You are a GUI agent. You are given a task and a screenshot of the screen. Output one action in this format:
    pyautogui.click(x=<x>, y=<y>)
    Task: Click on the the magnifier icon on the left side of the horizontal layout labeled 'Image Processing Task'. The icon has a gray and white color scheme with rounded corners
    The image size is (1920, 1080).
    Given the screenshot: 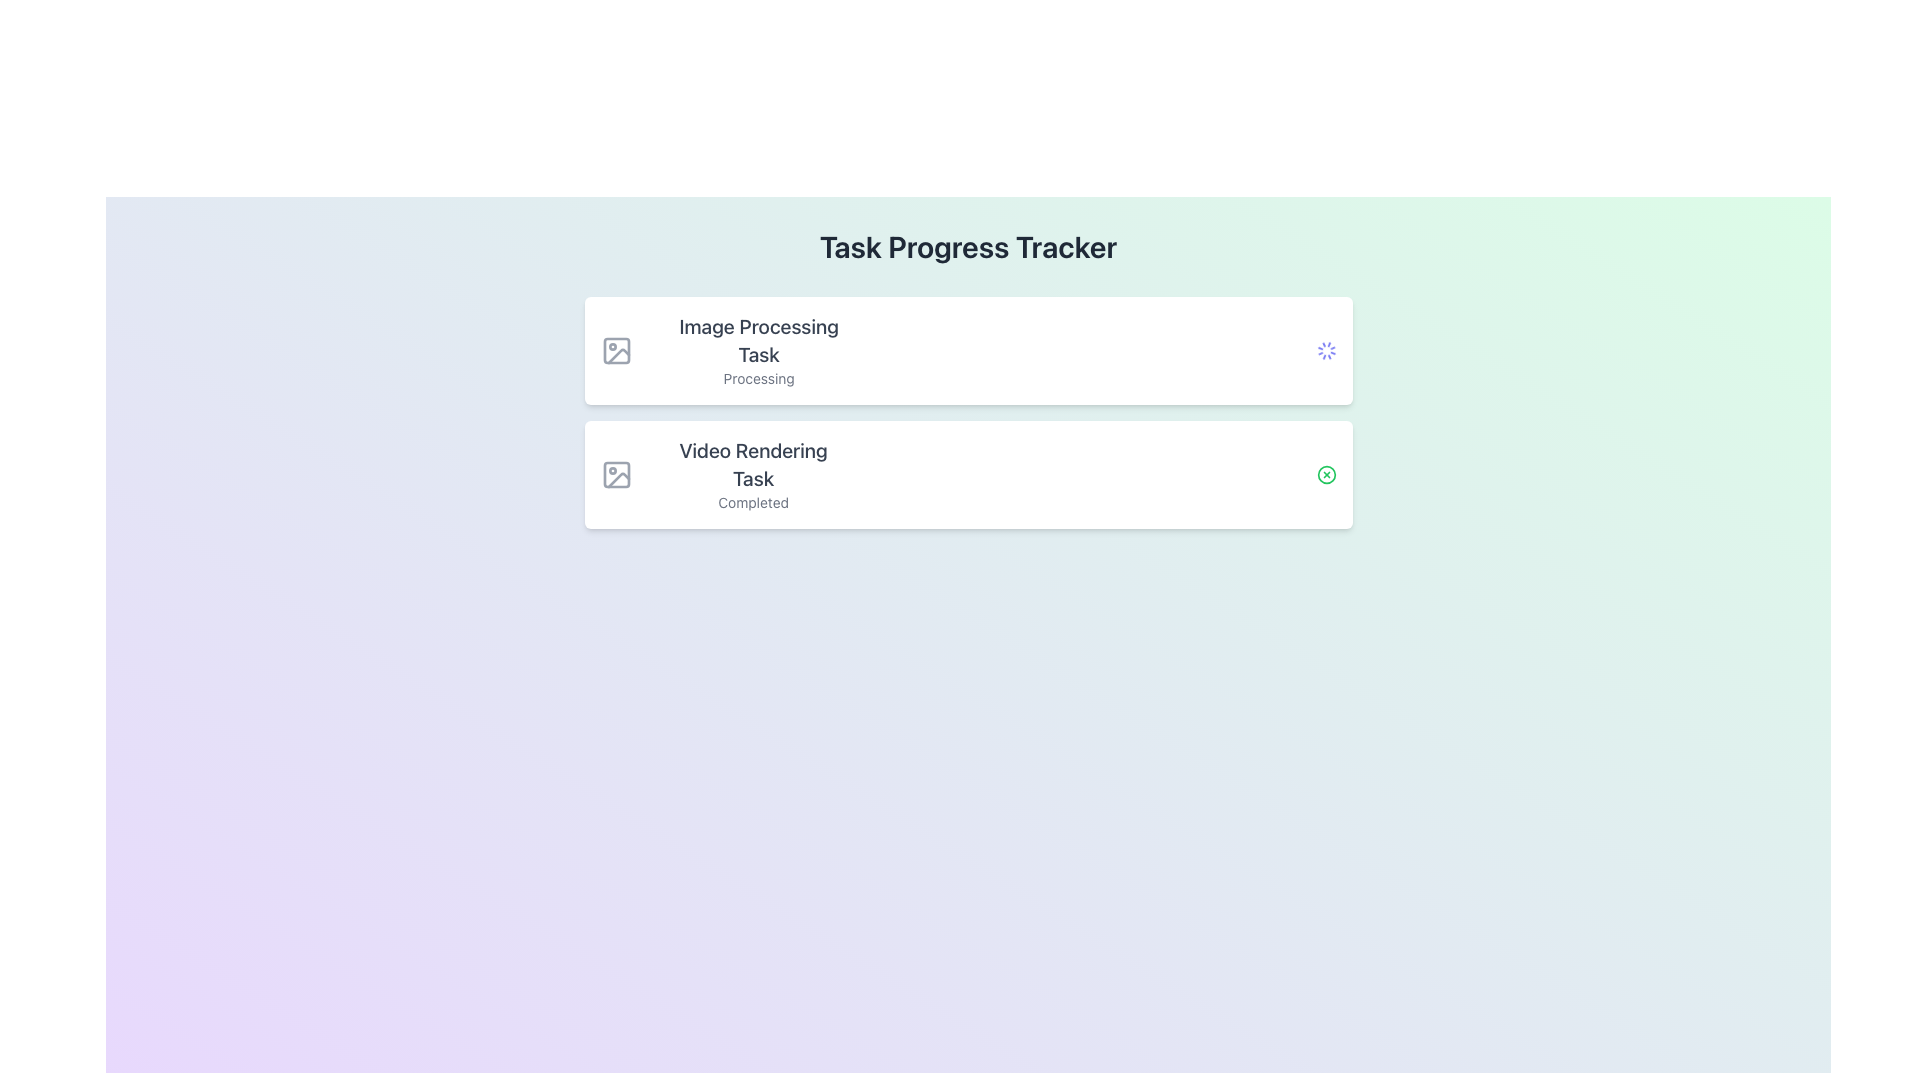 What is the action you would take?
    pyautogui.click(x=623, y=350)
    